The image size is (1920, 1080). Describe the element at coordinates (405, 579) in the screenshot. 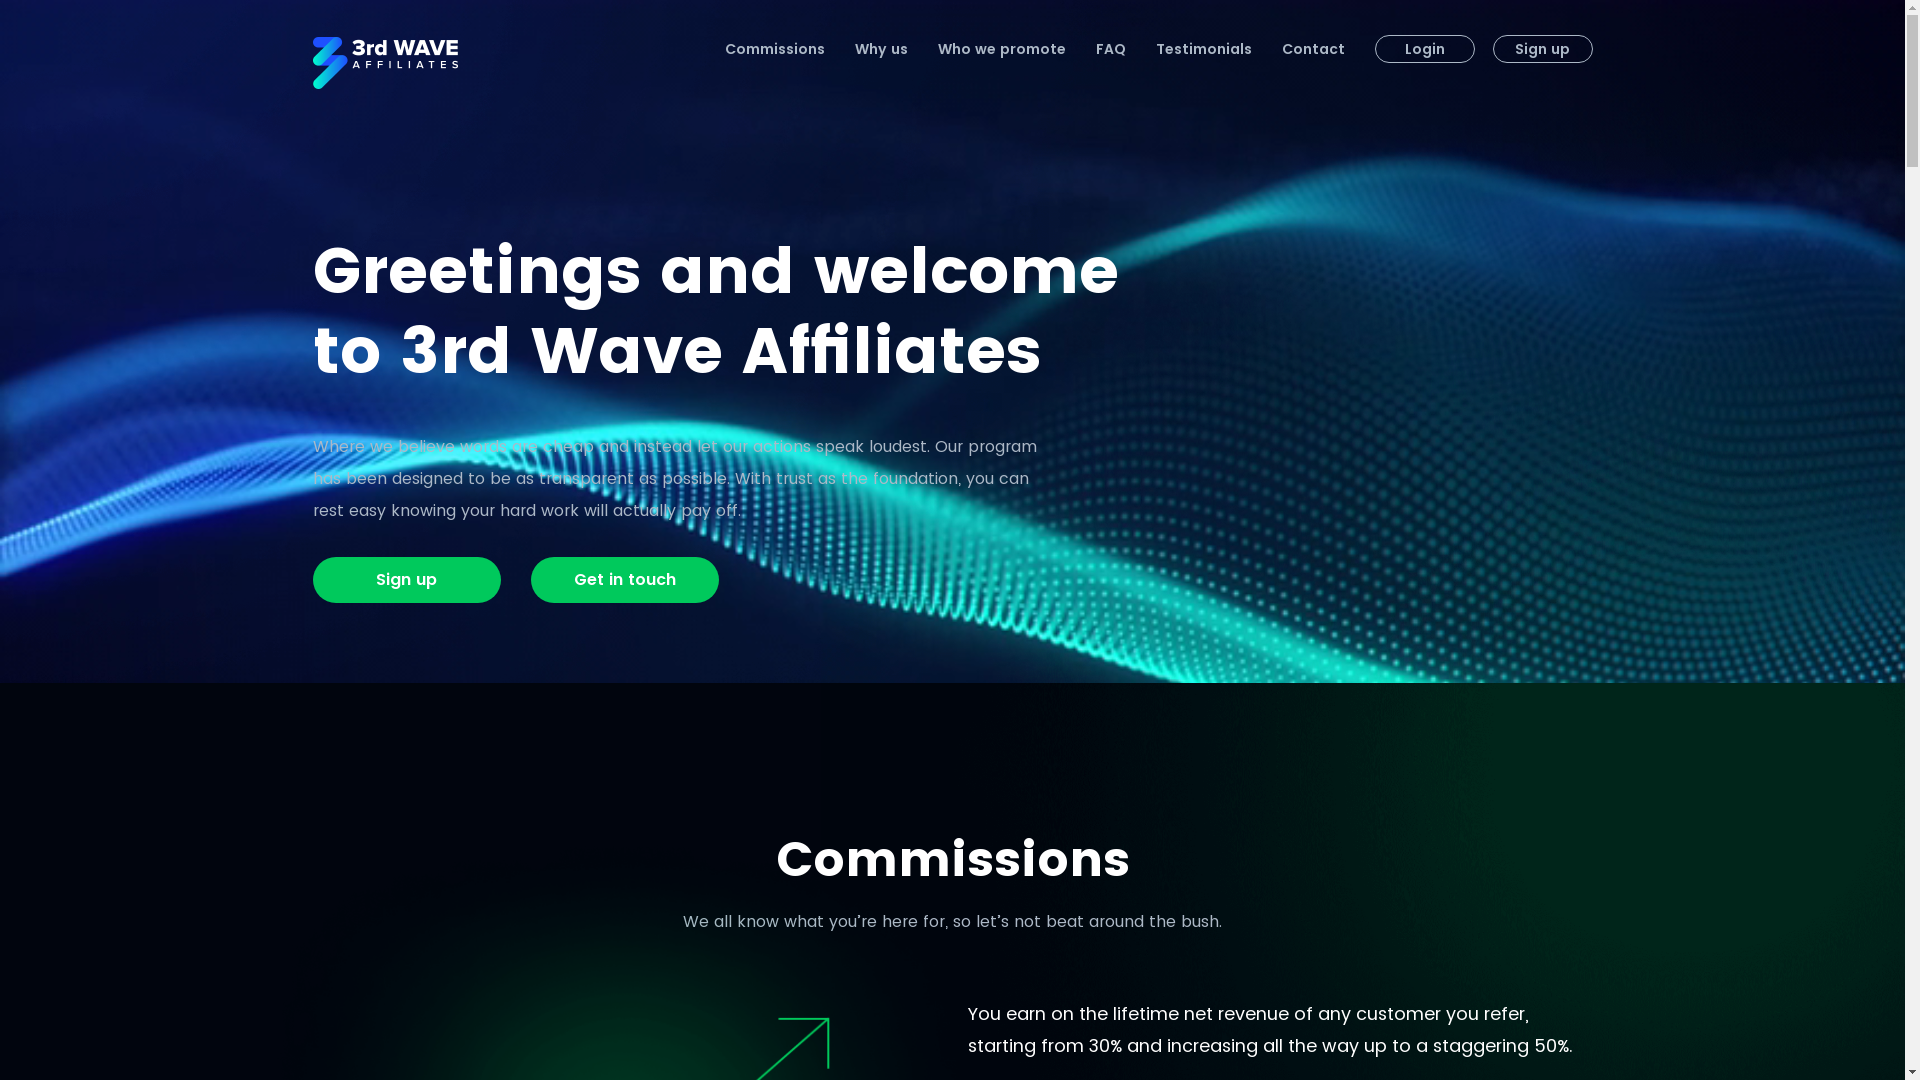

I see `'Sign up'` at that location.